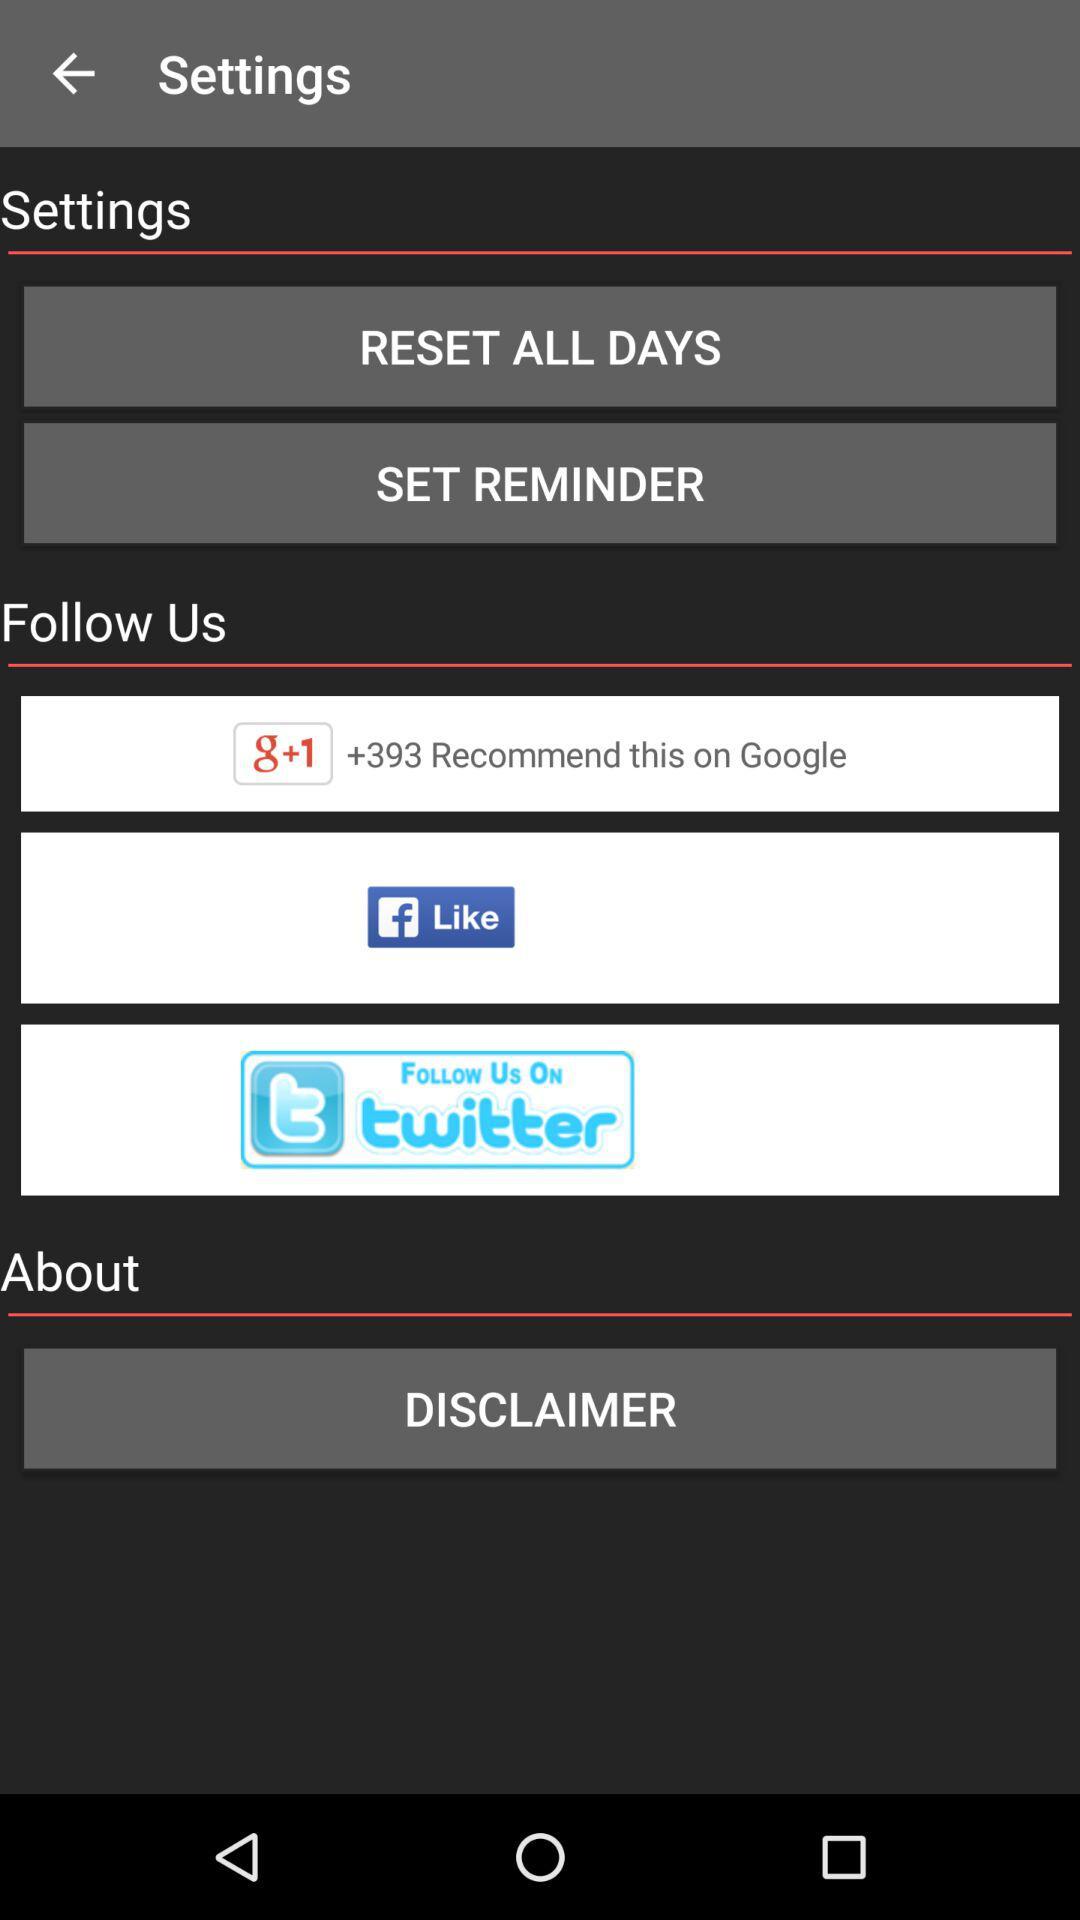  I want to click on icon next to the settings, so click(72, 73).